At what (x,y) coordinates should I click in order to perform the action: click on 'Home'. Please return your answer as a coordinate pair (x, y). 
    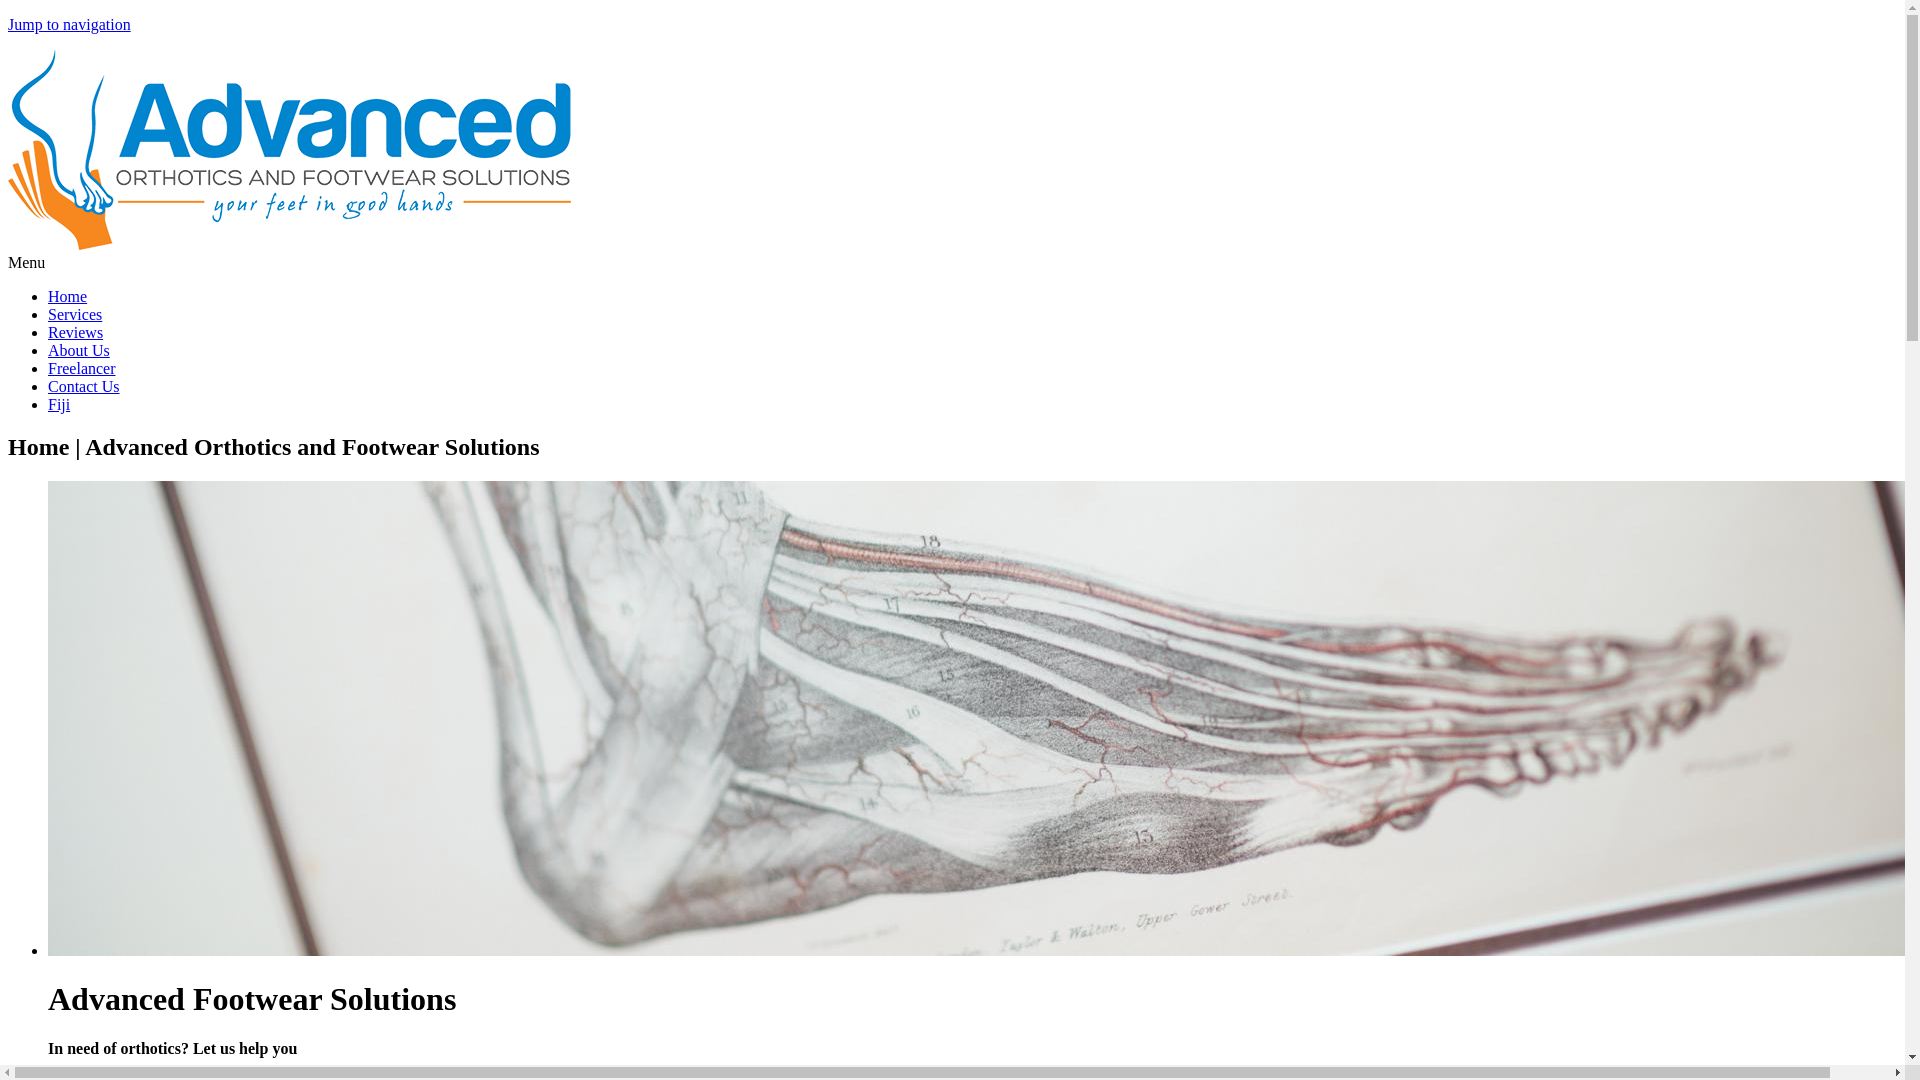
    Looking at the image, I should click on (8, 243).